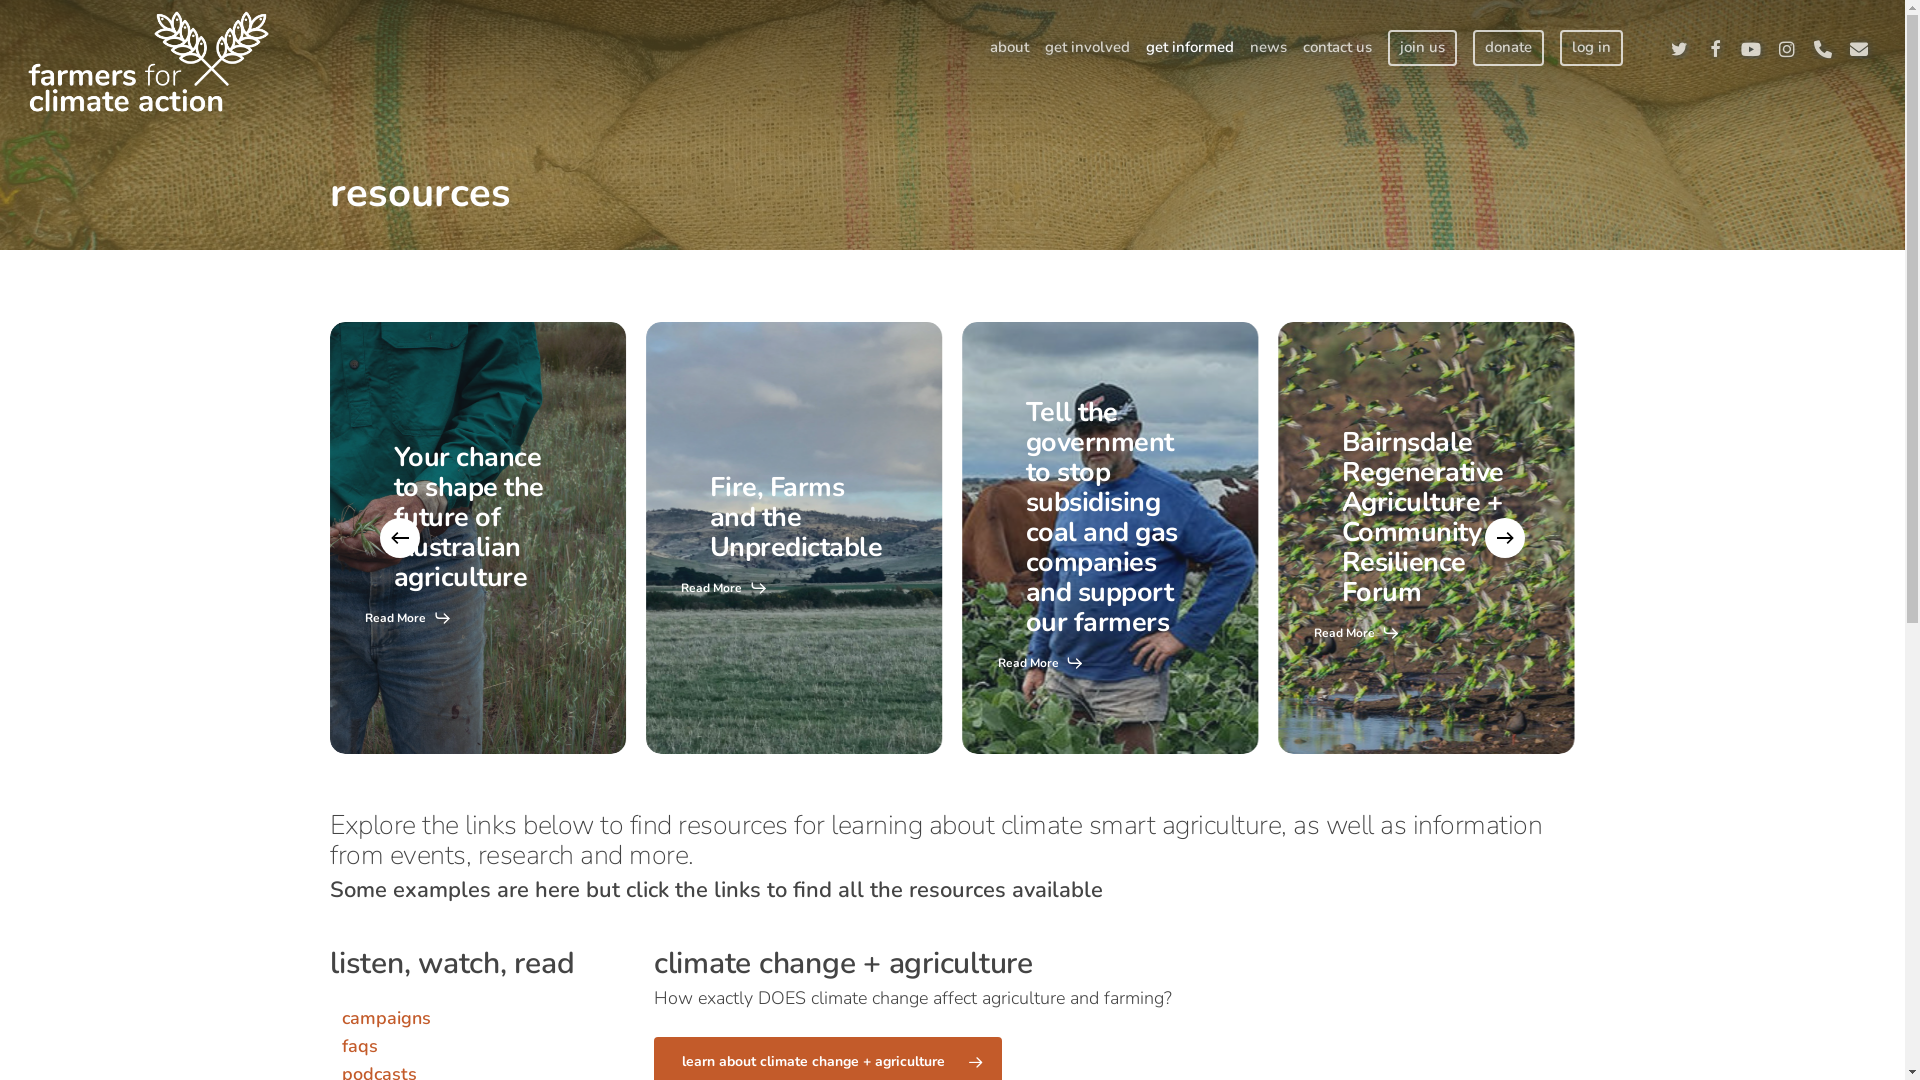  I want to click on 'campaigns', so click(386, 1018).